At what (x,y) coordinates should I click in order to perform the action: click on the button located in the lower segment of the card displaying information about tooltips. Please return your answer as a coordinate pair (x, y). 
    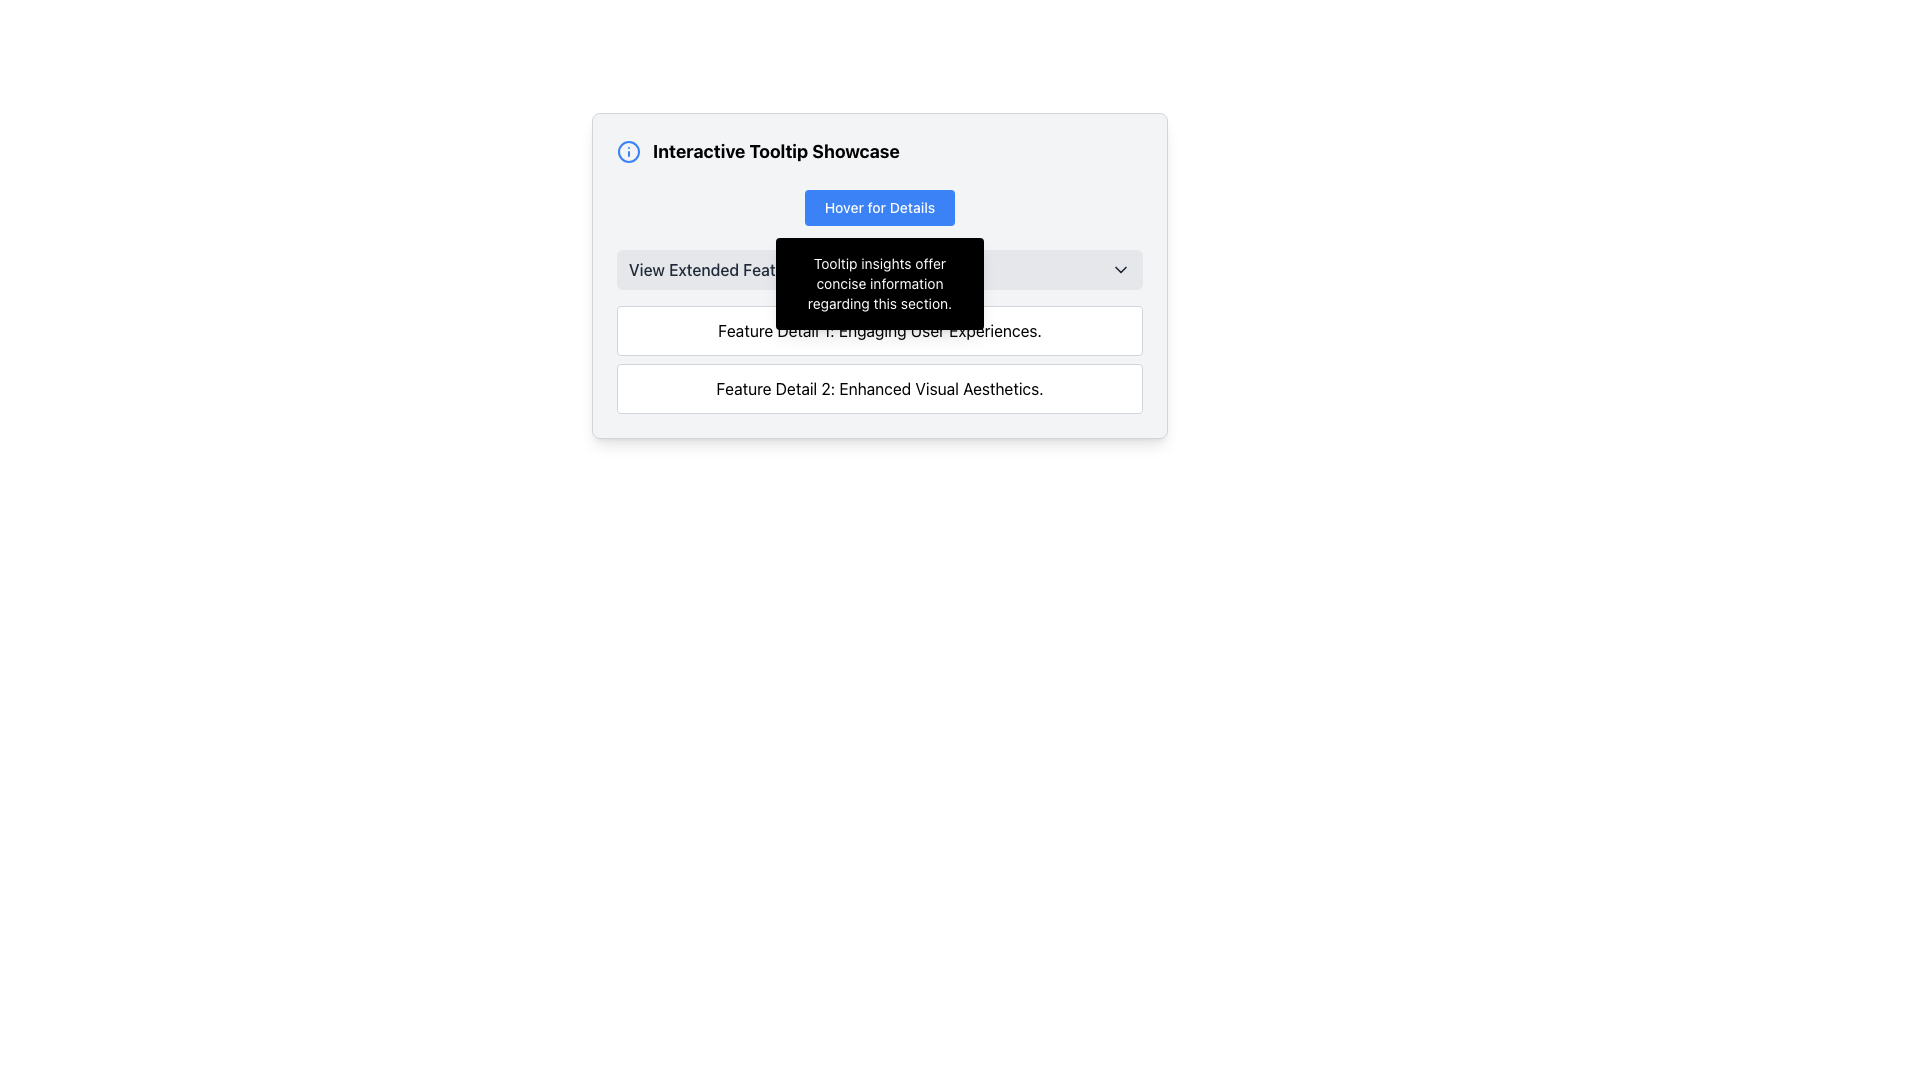
    Looking at the image, I should click on (879, 330).